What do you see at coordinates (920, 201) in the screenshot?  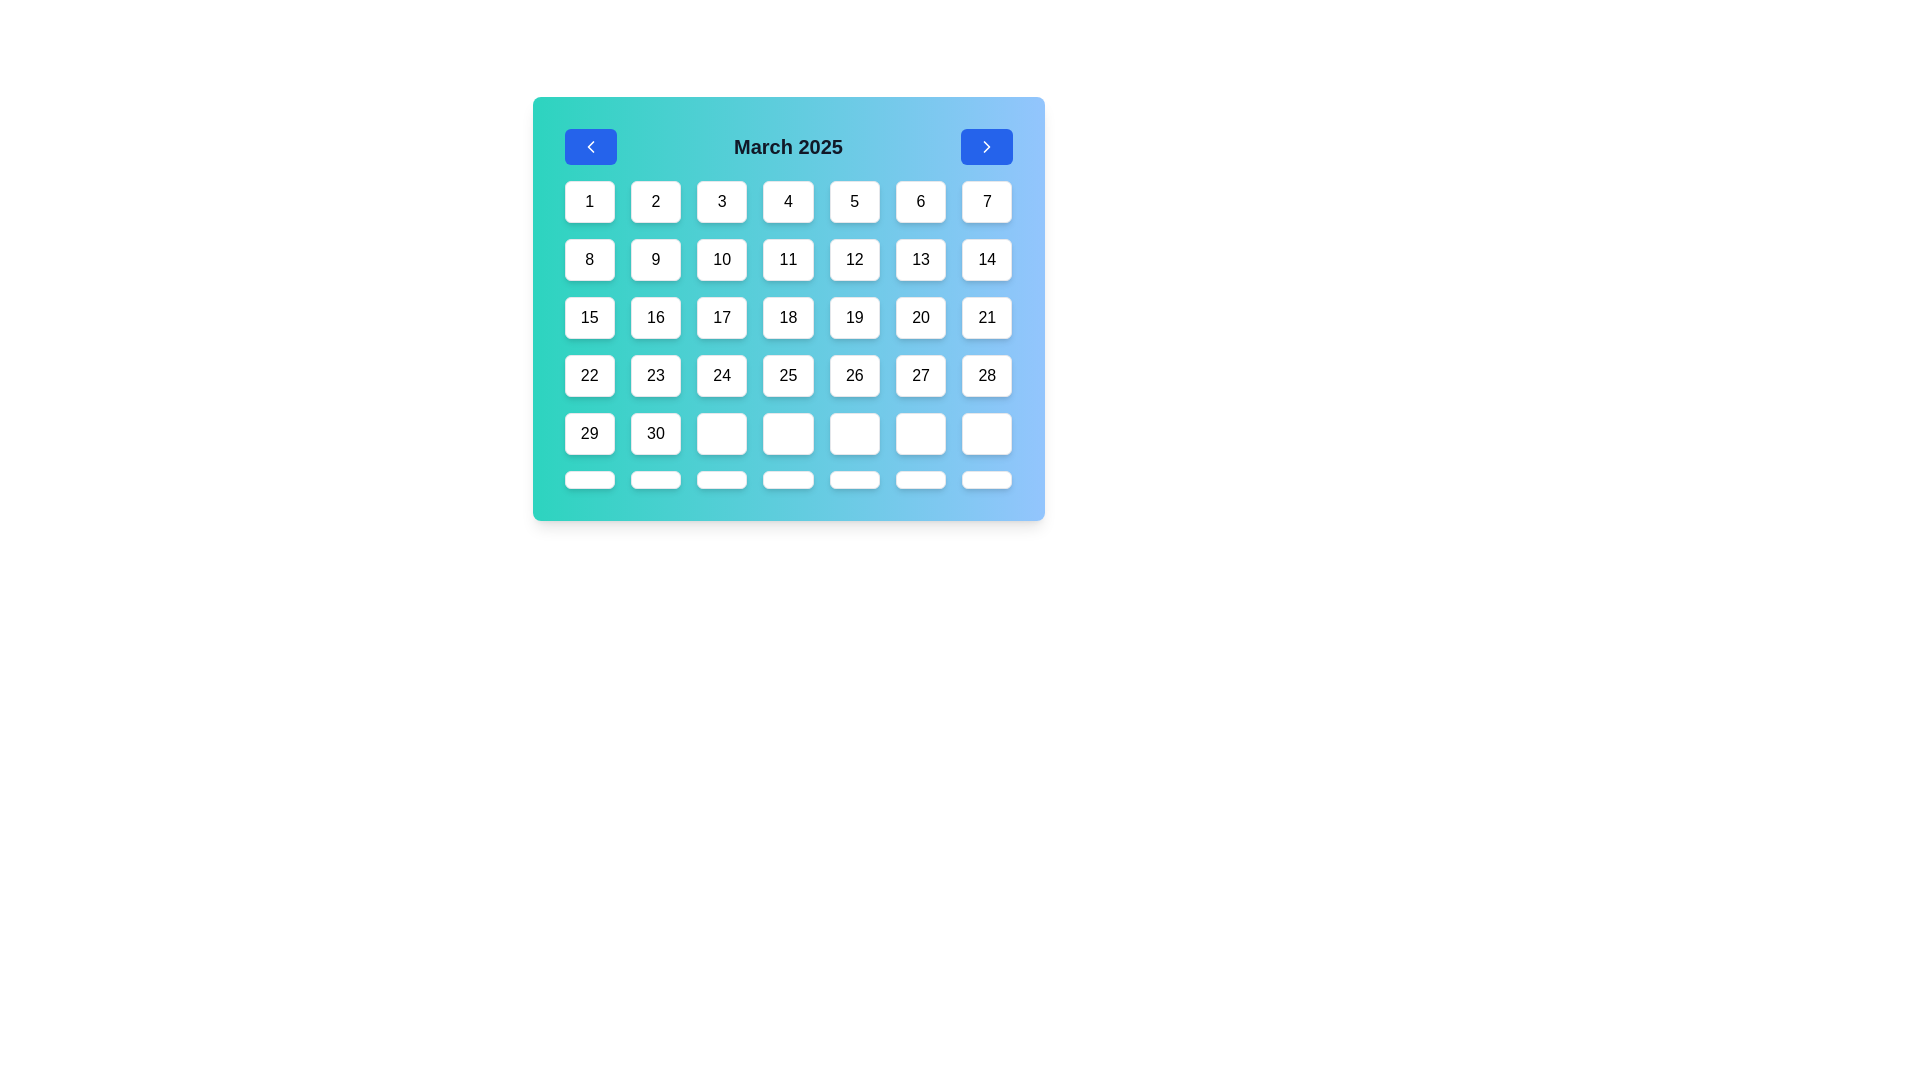 I see `the sixth day tile in the March 2025 calendar interface, which is positioned between the tiles labeled '5' and '7'` at bounding box center [920, 201].